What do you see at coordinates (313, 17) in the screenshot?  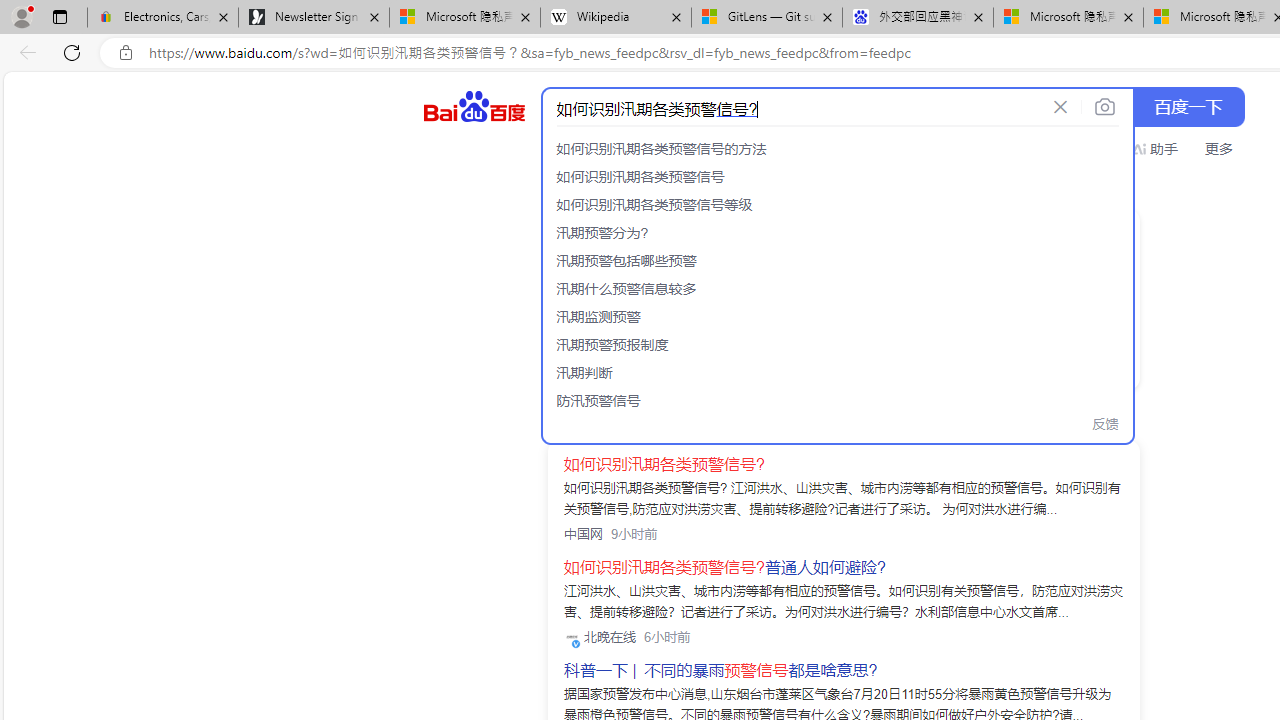 I see `'Newsletter Sign Up'` at bounding box center [313, 17].